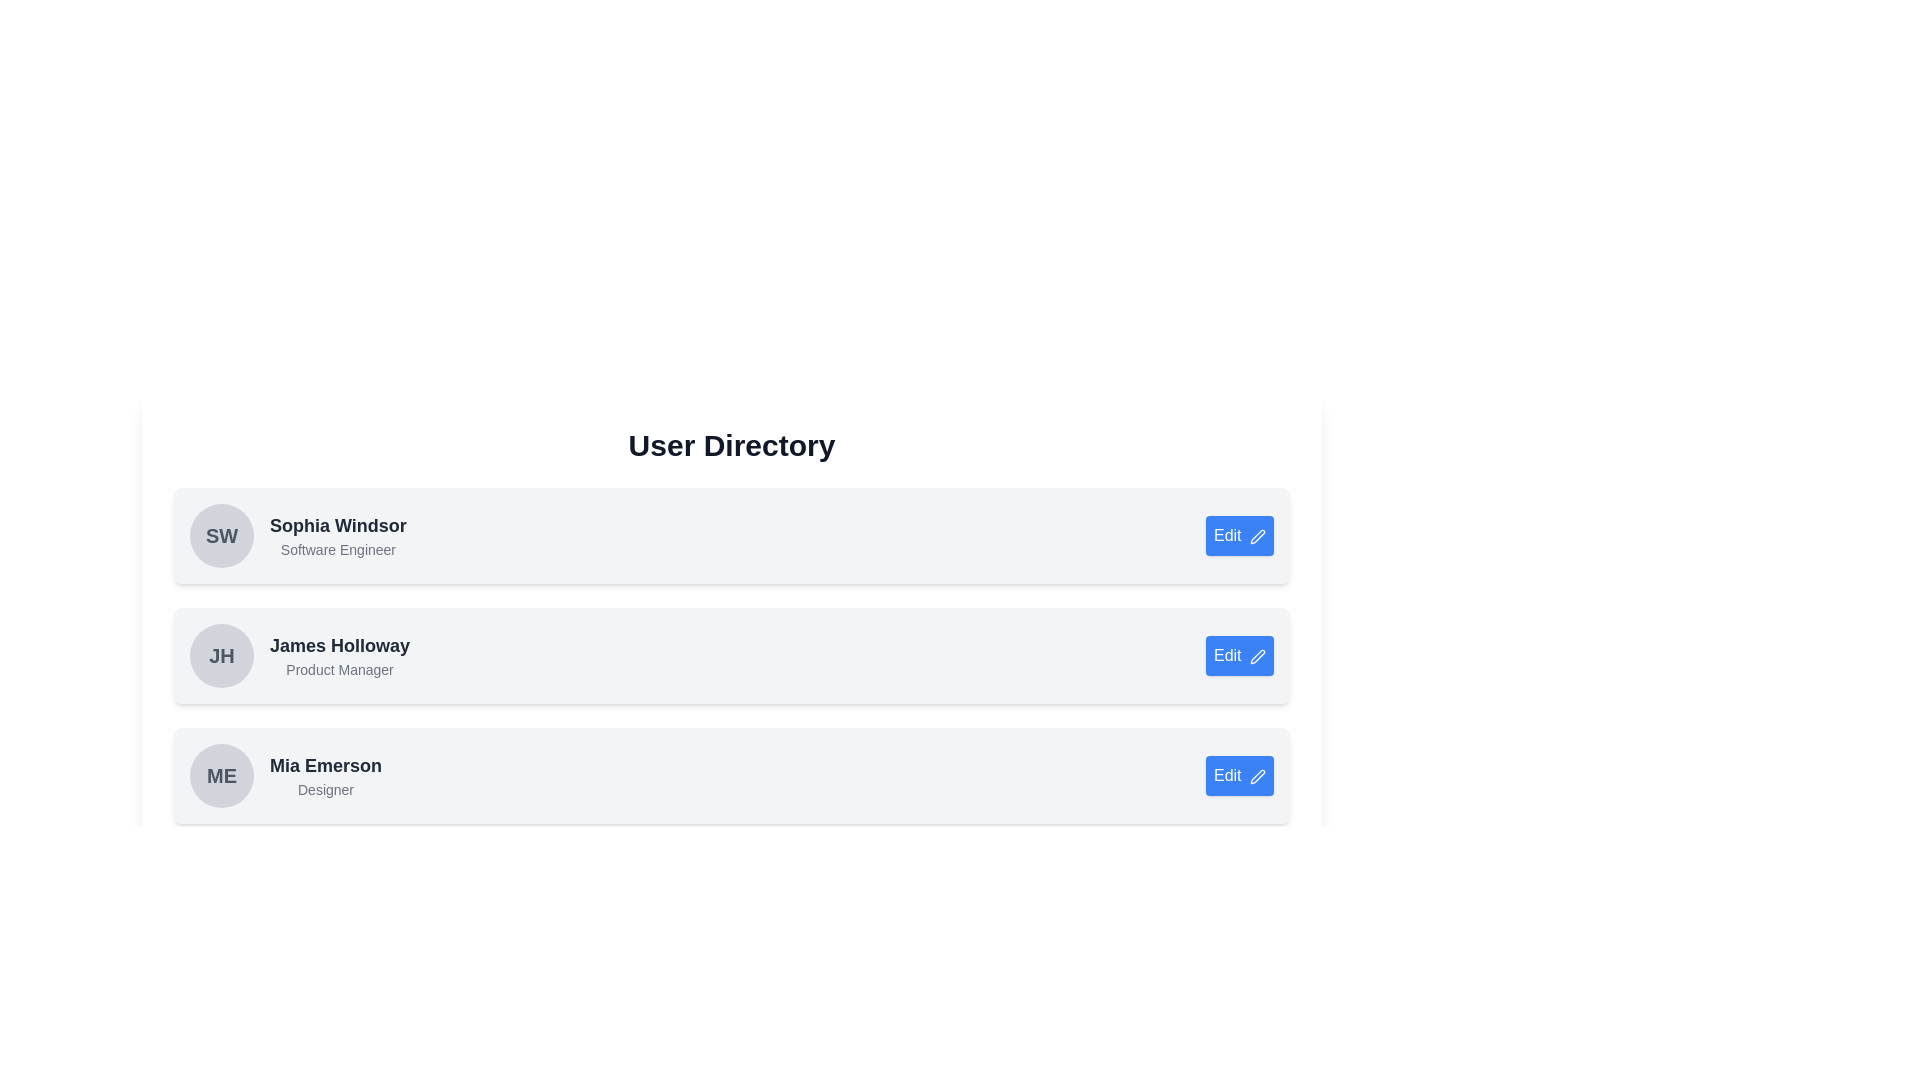 Image resolution: width=1920 pixels, height=1080 pixels. What do you see at coordinates (338, 535) in the screenshot?
I see `the text label displaying 'Sophia Windsor' and 'Software Engineer', which is located in the first entry of the user directory, positioned to the right of the circular avatar with initials 'SW'` at bounding box center [338, 535].